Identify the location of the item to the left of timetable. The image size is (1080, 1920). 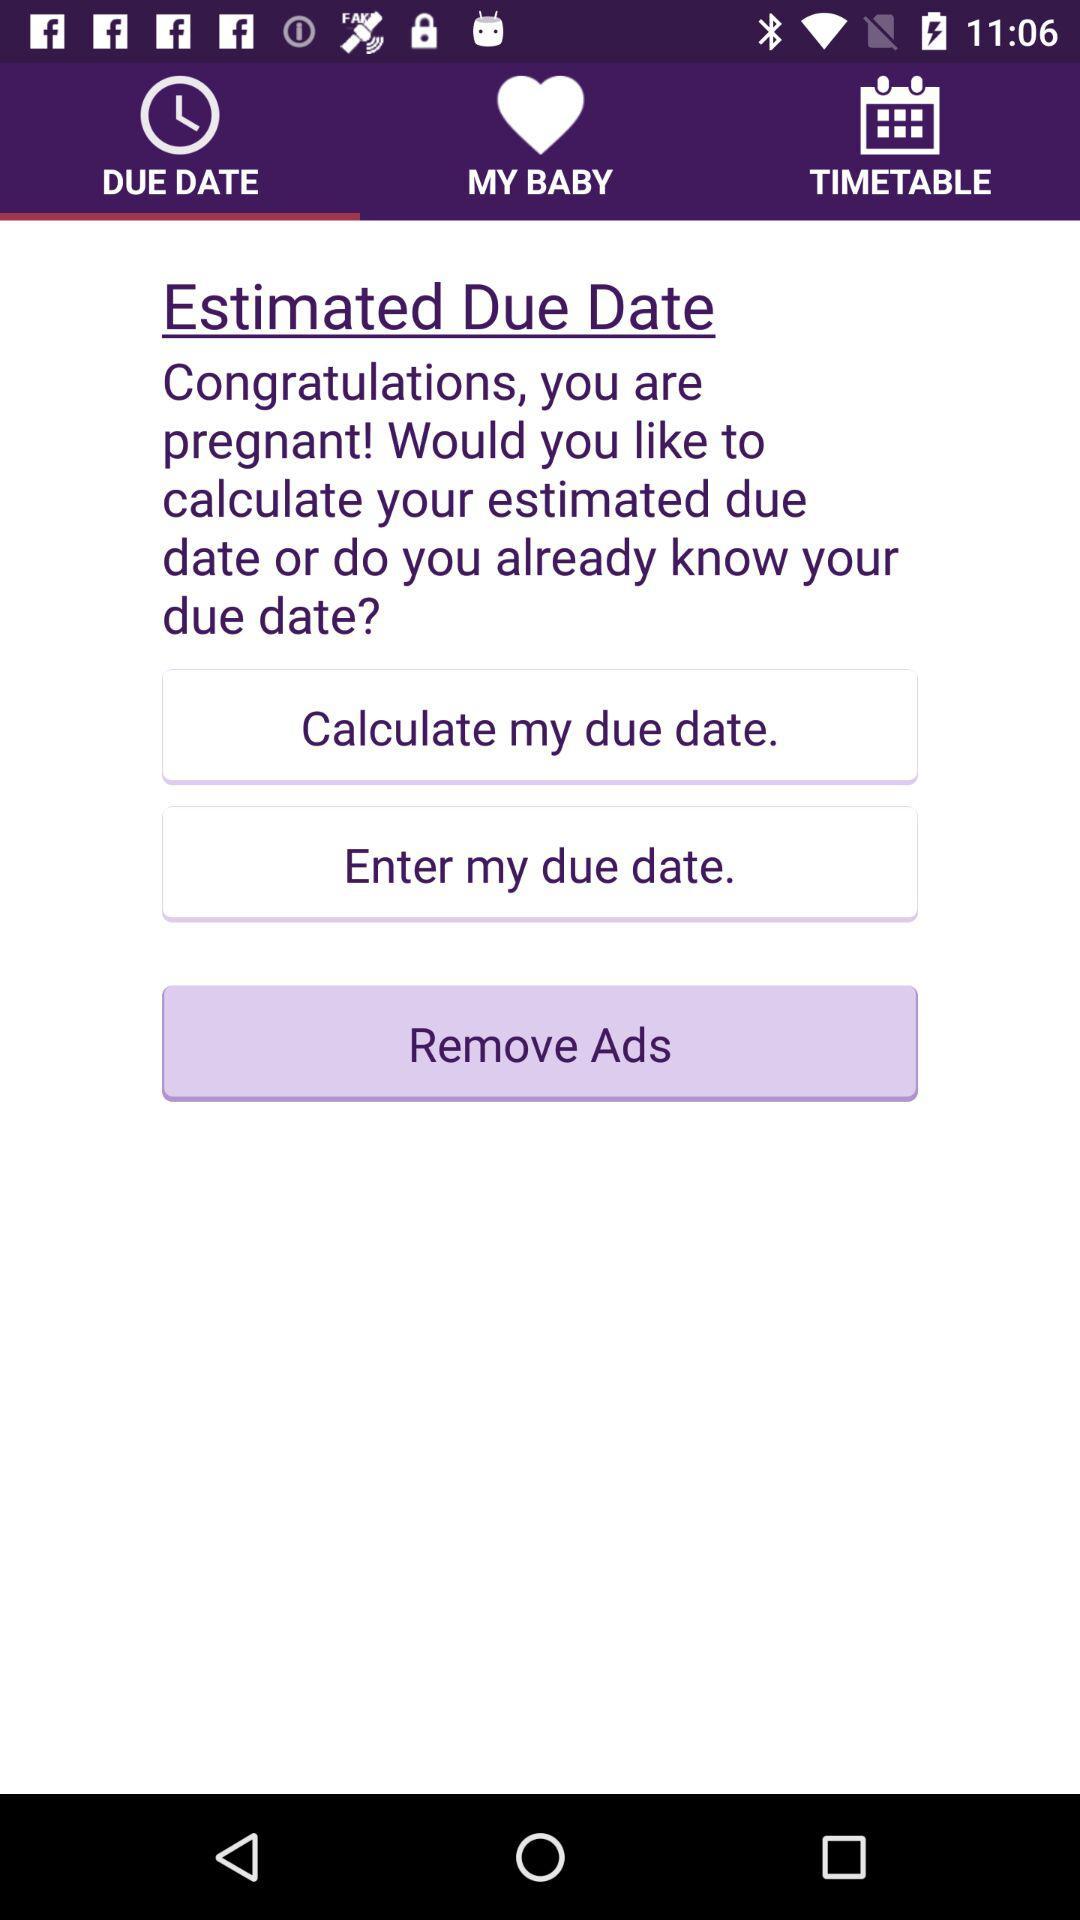
(540, 140).